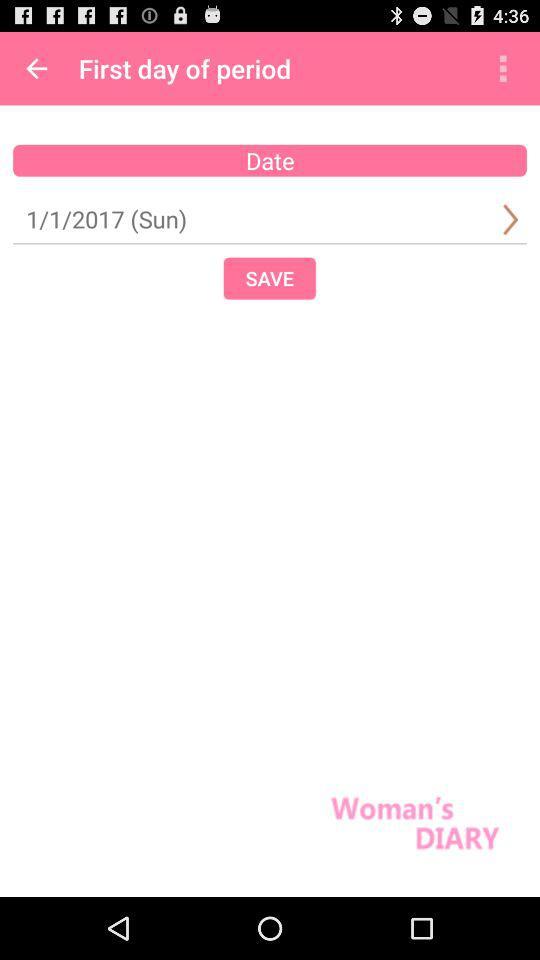 Image resolution: width=540 pixels, height=960 pixels. What do you see at coordinates (36, 68) in the screenshot?
I see `item next to first day of` at bounding box center [36, 68].